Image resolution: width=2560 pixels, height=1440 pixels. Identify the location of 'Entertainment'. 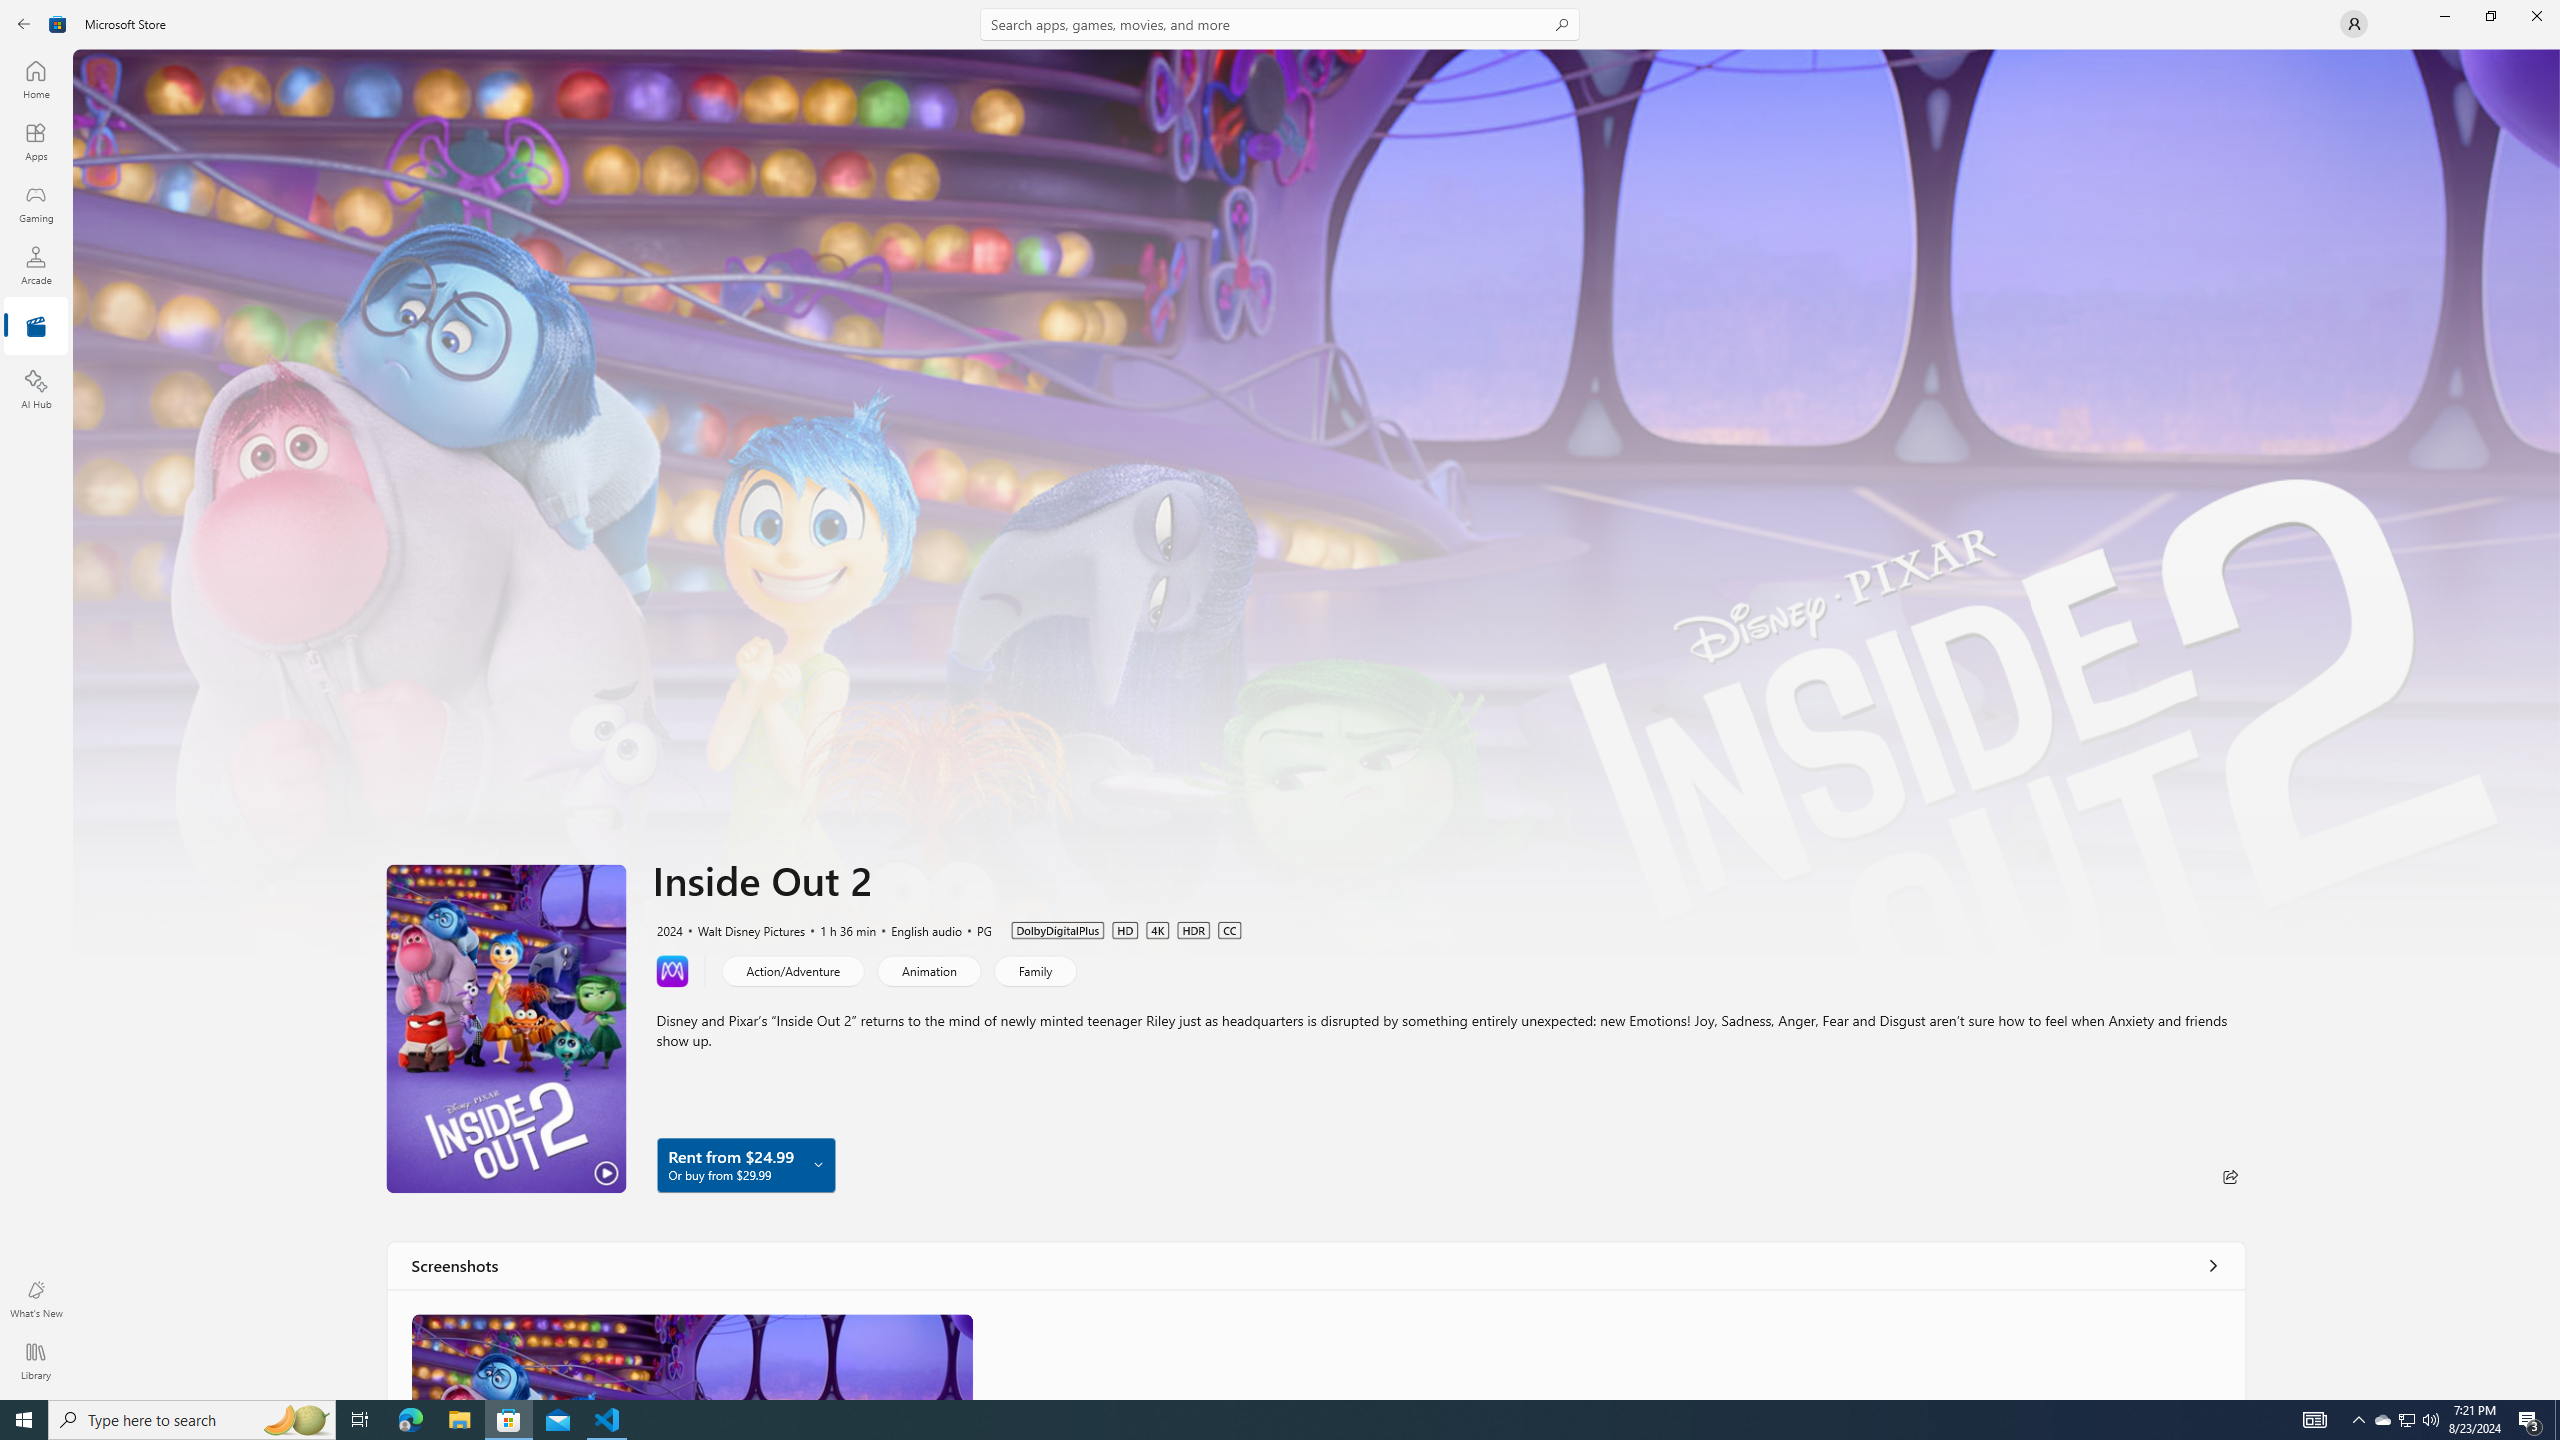
(34, 326).